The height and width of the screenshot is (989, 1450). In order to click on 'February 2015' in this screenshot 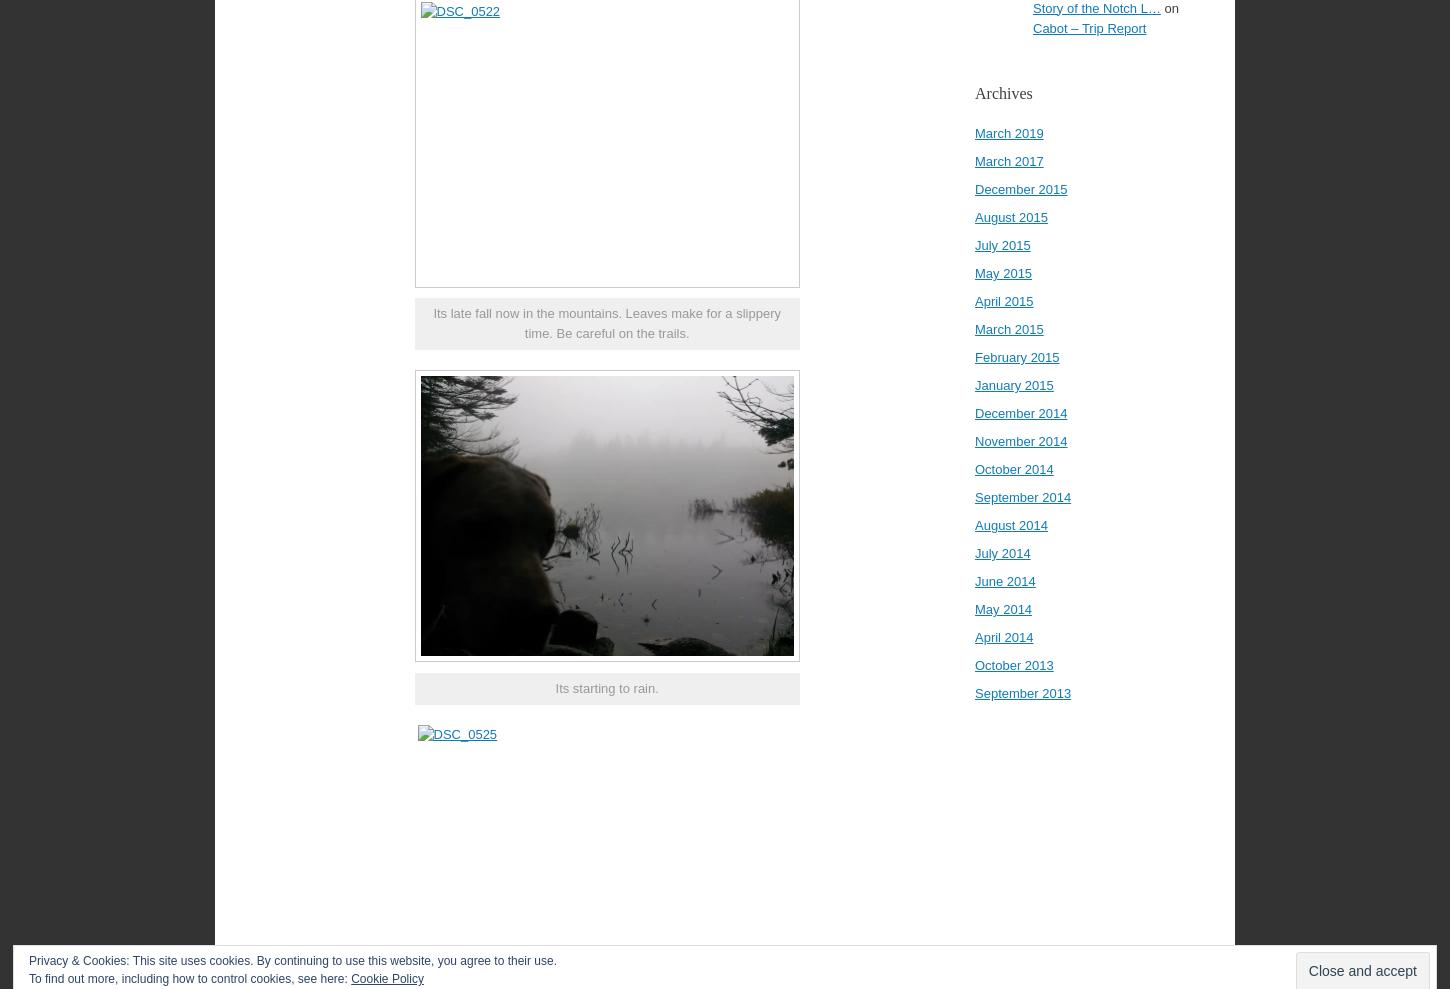, I will do `click(1017, 356)`.